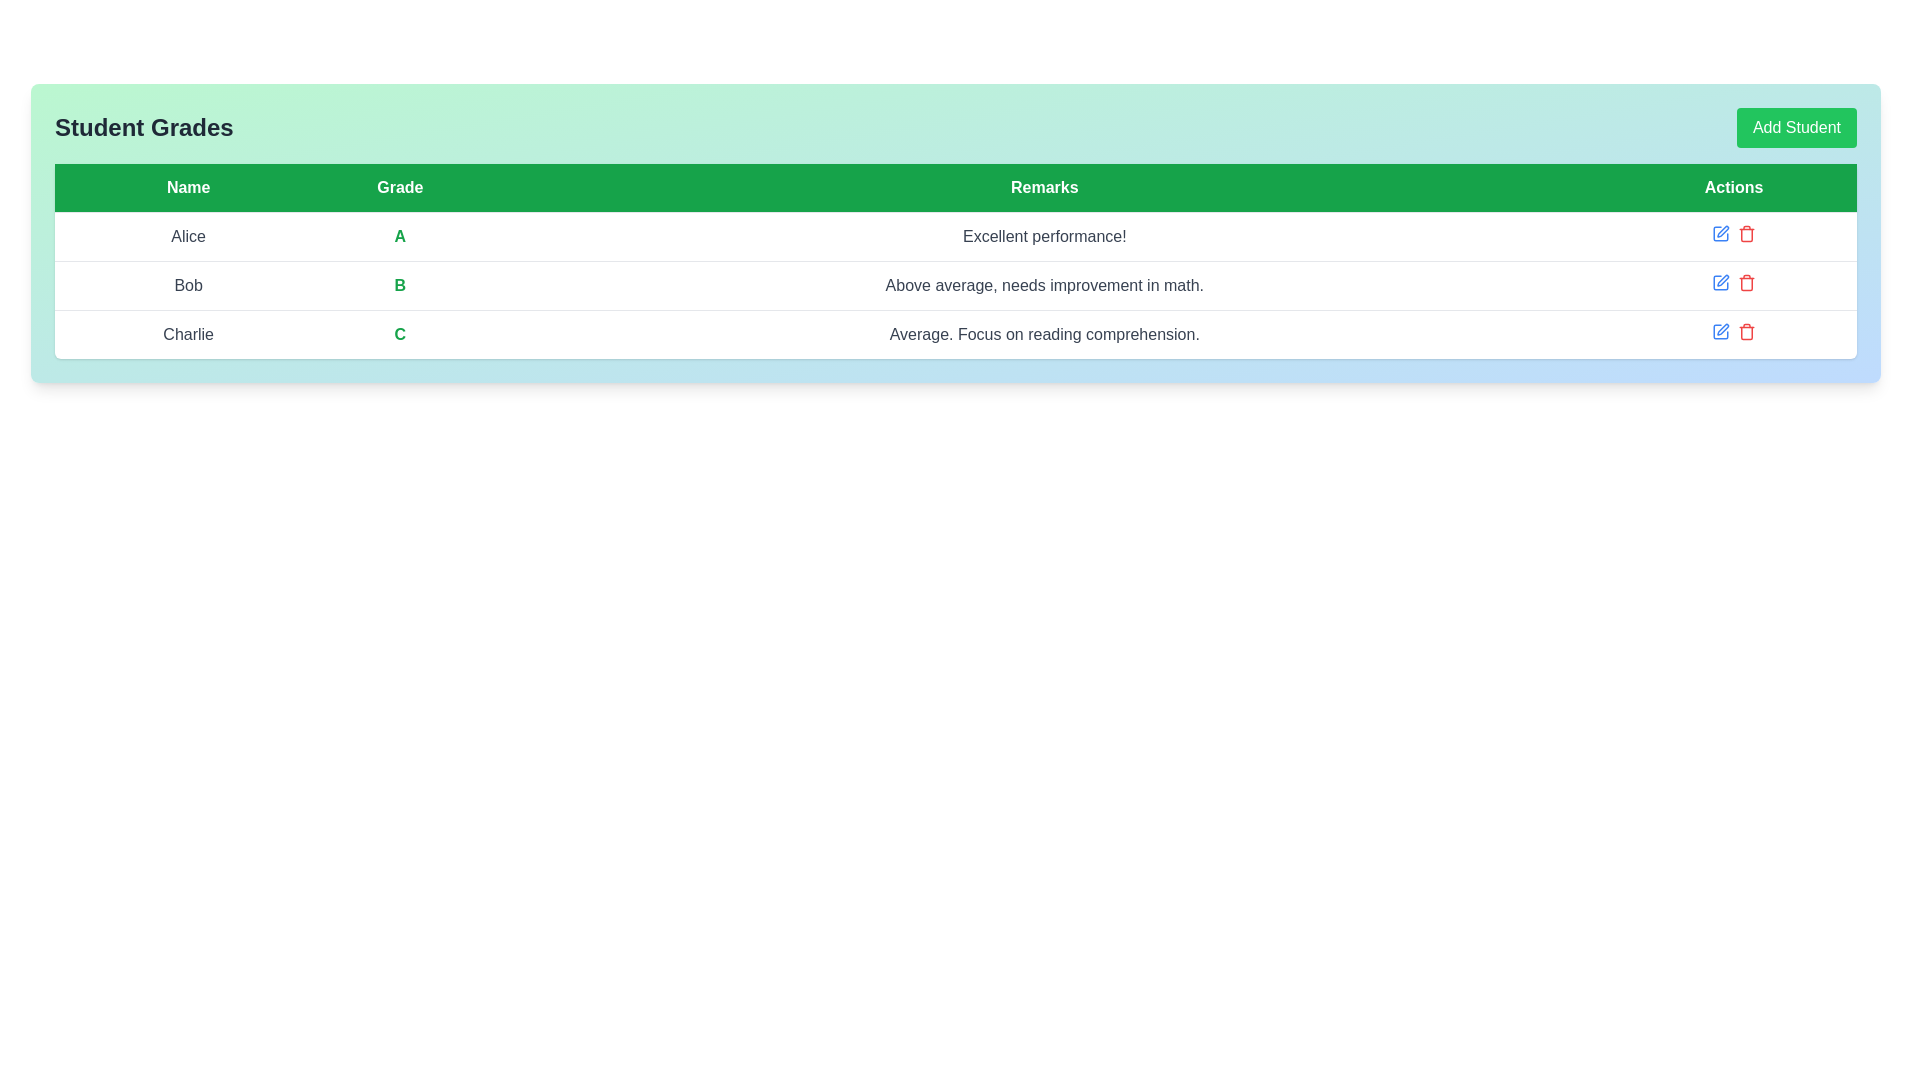  I want to click on the icon button resembling a square with a checkmark or pen stroke in the Actions column of the table for student 'Bob' to possibly reveal a tooltip, so click(1720, 282).